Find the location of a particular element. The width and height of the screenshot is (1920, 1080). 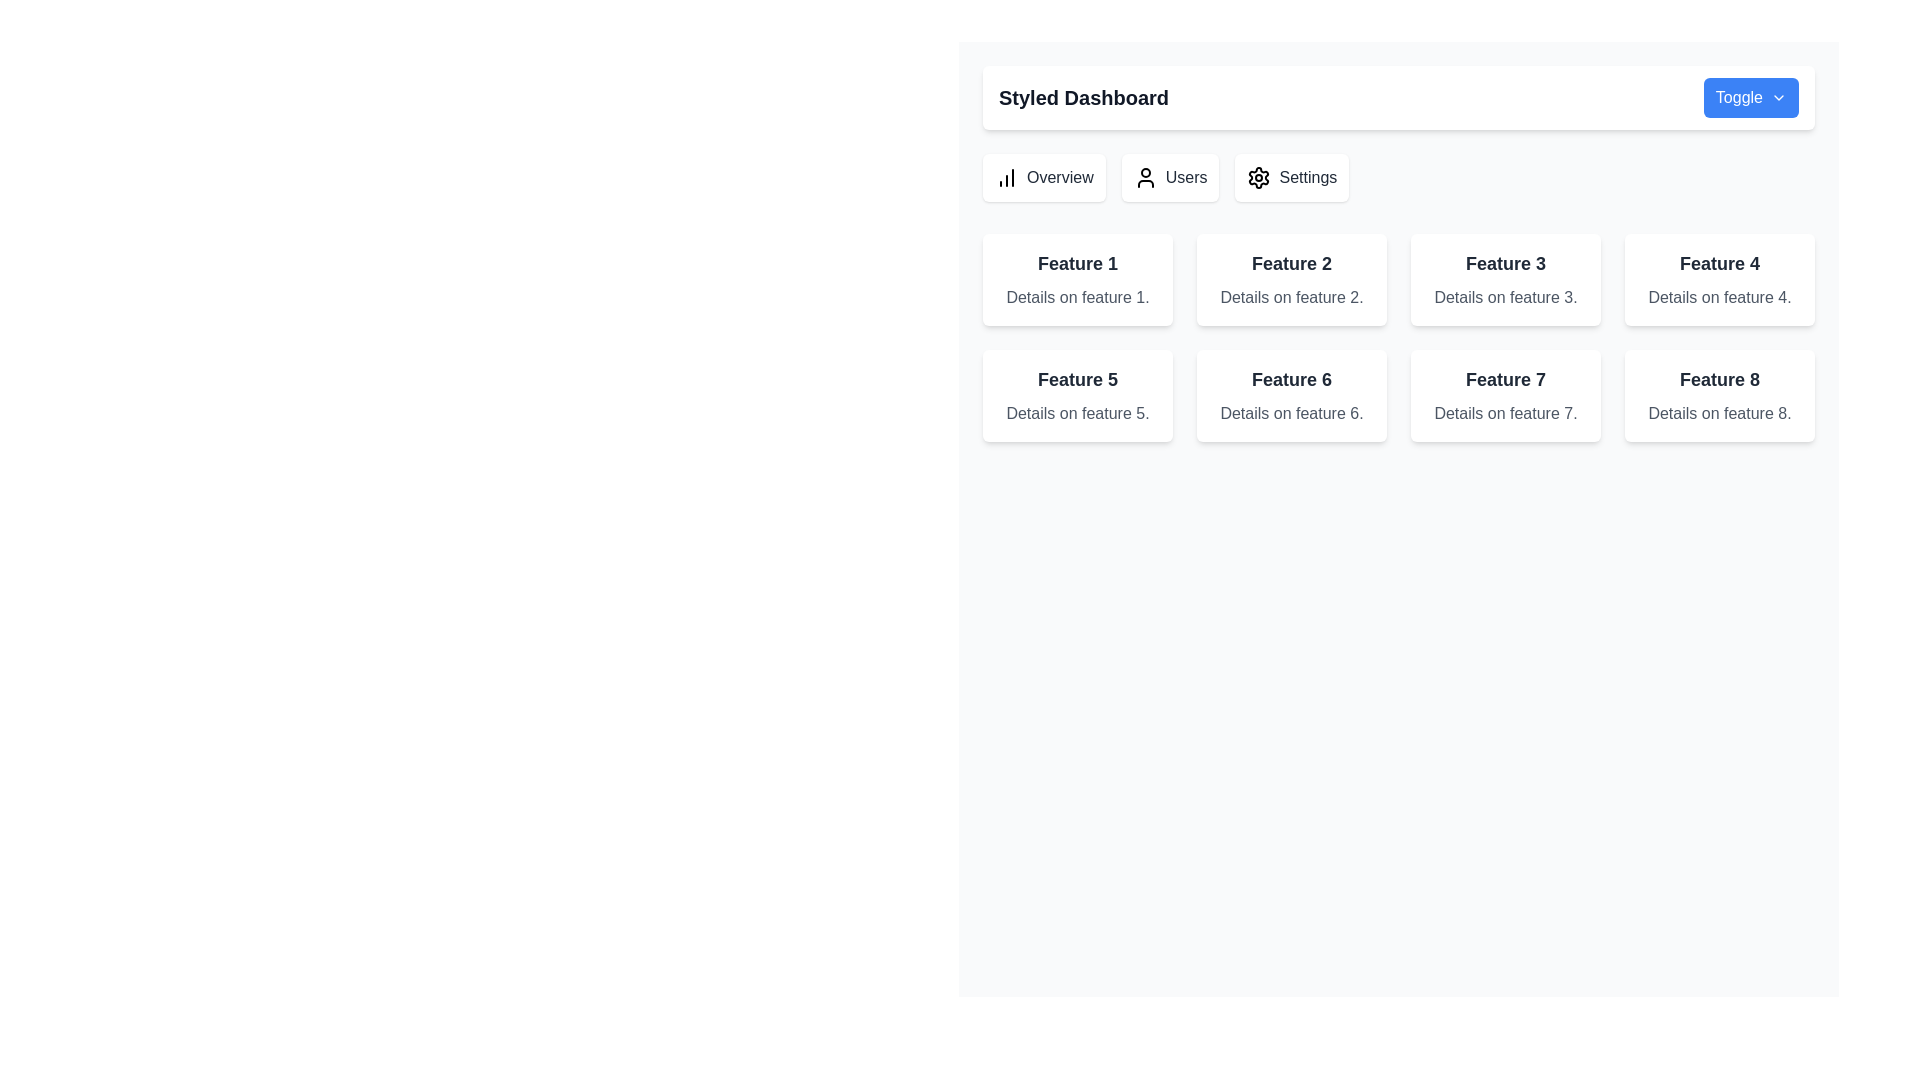

the title text element located in the top section of the feature card in the second row and last column of a 2x4 grid layout is located at coordinates (1718, 262).